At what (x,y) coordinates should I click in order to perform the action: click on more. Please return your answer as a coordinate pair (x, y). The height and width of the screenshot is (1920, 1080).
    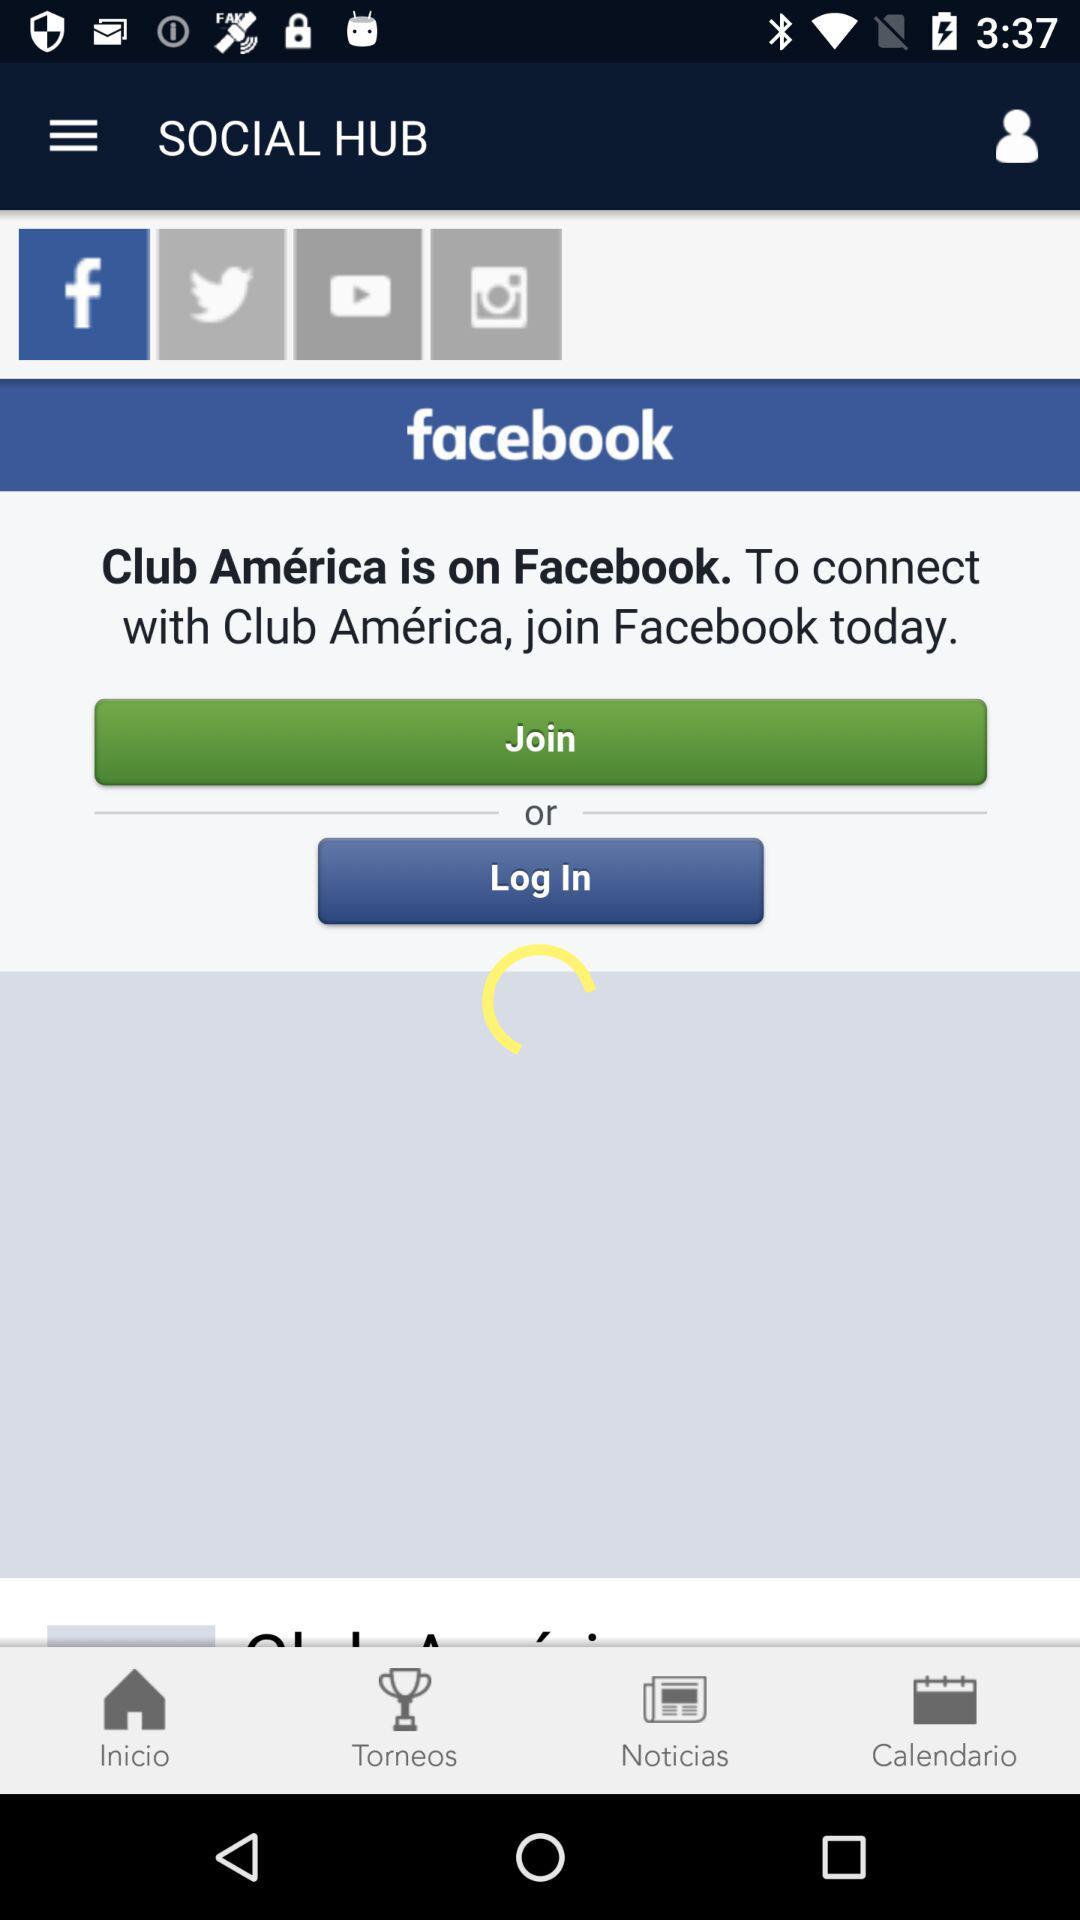
    Looking at the image, I should click on (72, 135).